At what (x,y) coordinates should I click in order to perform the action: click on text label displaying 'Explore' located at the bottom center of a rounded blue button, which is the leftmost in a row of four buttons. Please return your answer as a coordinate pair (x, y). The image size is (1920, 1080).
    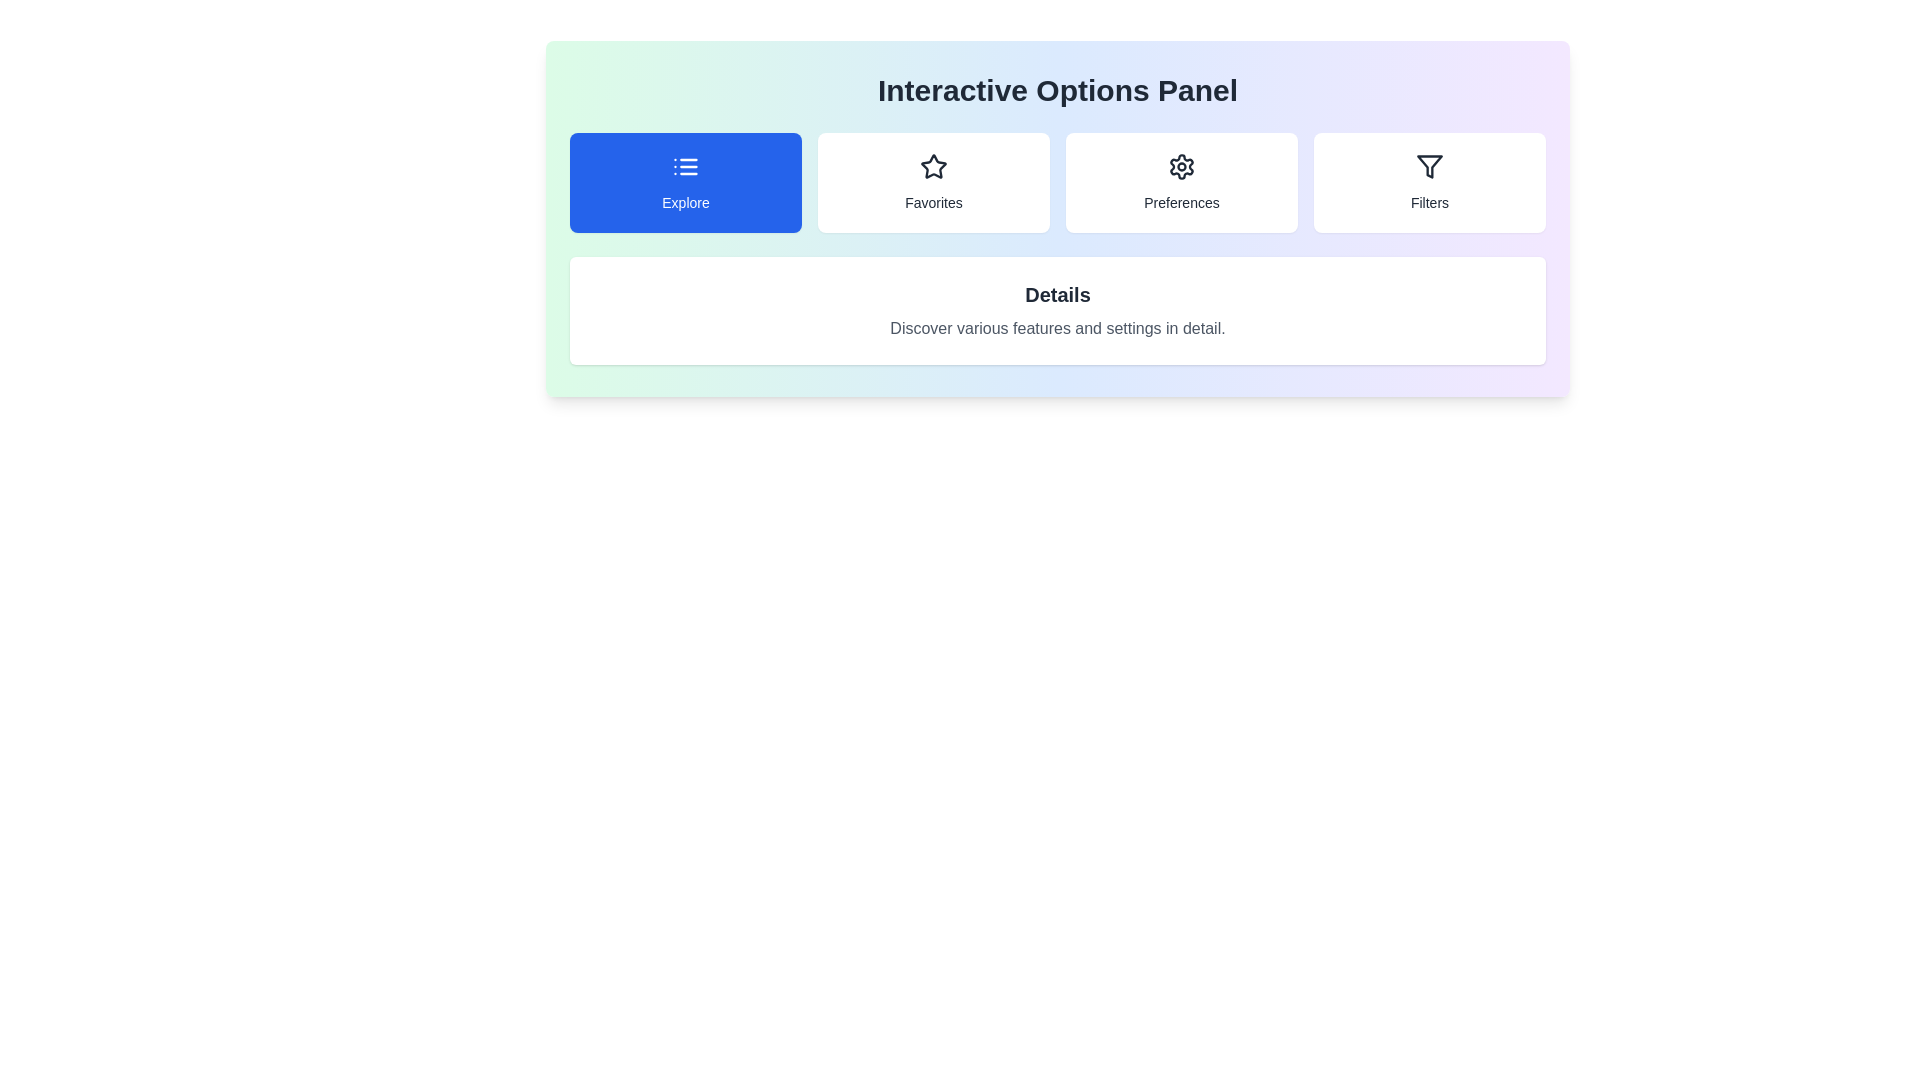
    Looking at the image, I should click on (686, 203).